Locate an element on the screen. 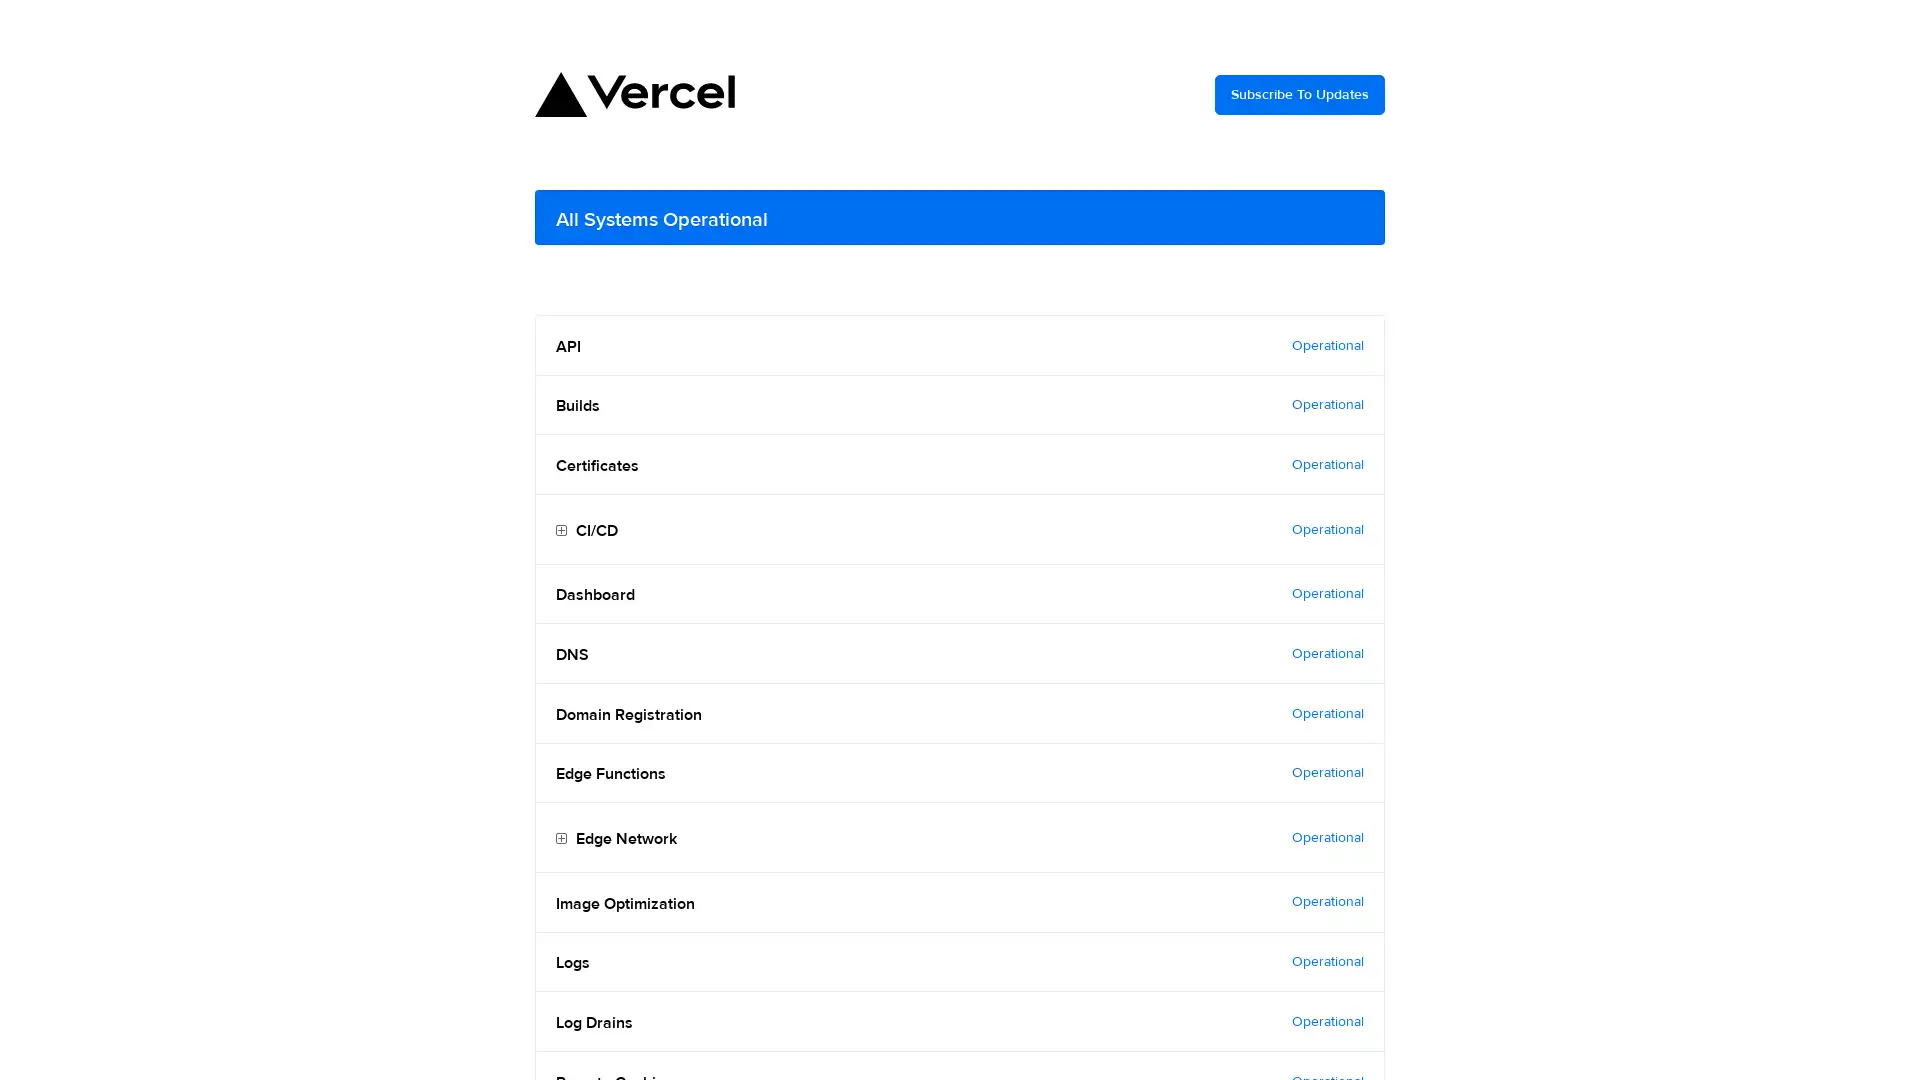 The image size is (1920, 1080). Toggle CI/CD is located at coordinates (560, 530).